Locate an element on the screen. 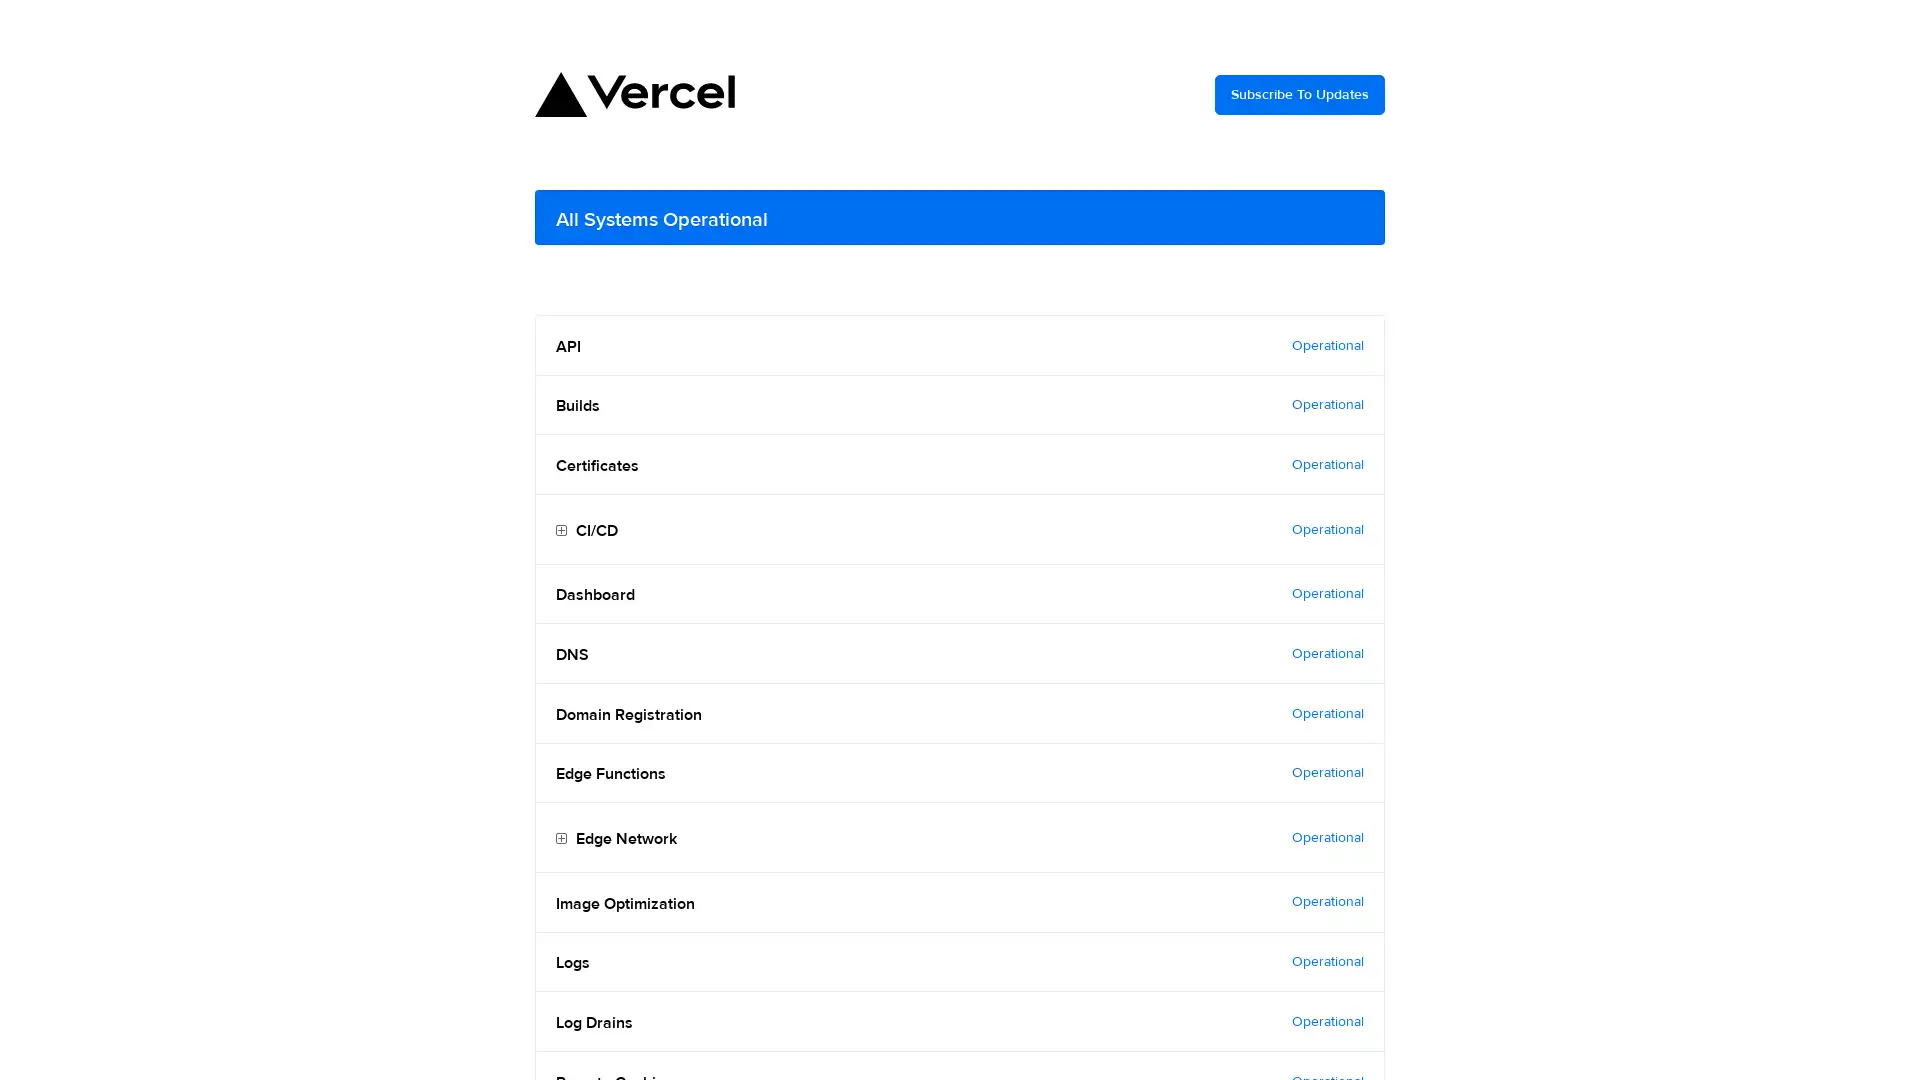 The image size is (1920, 1080). Toggle CI/CD is located at coordinates (560, 530).